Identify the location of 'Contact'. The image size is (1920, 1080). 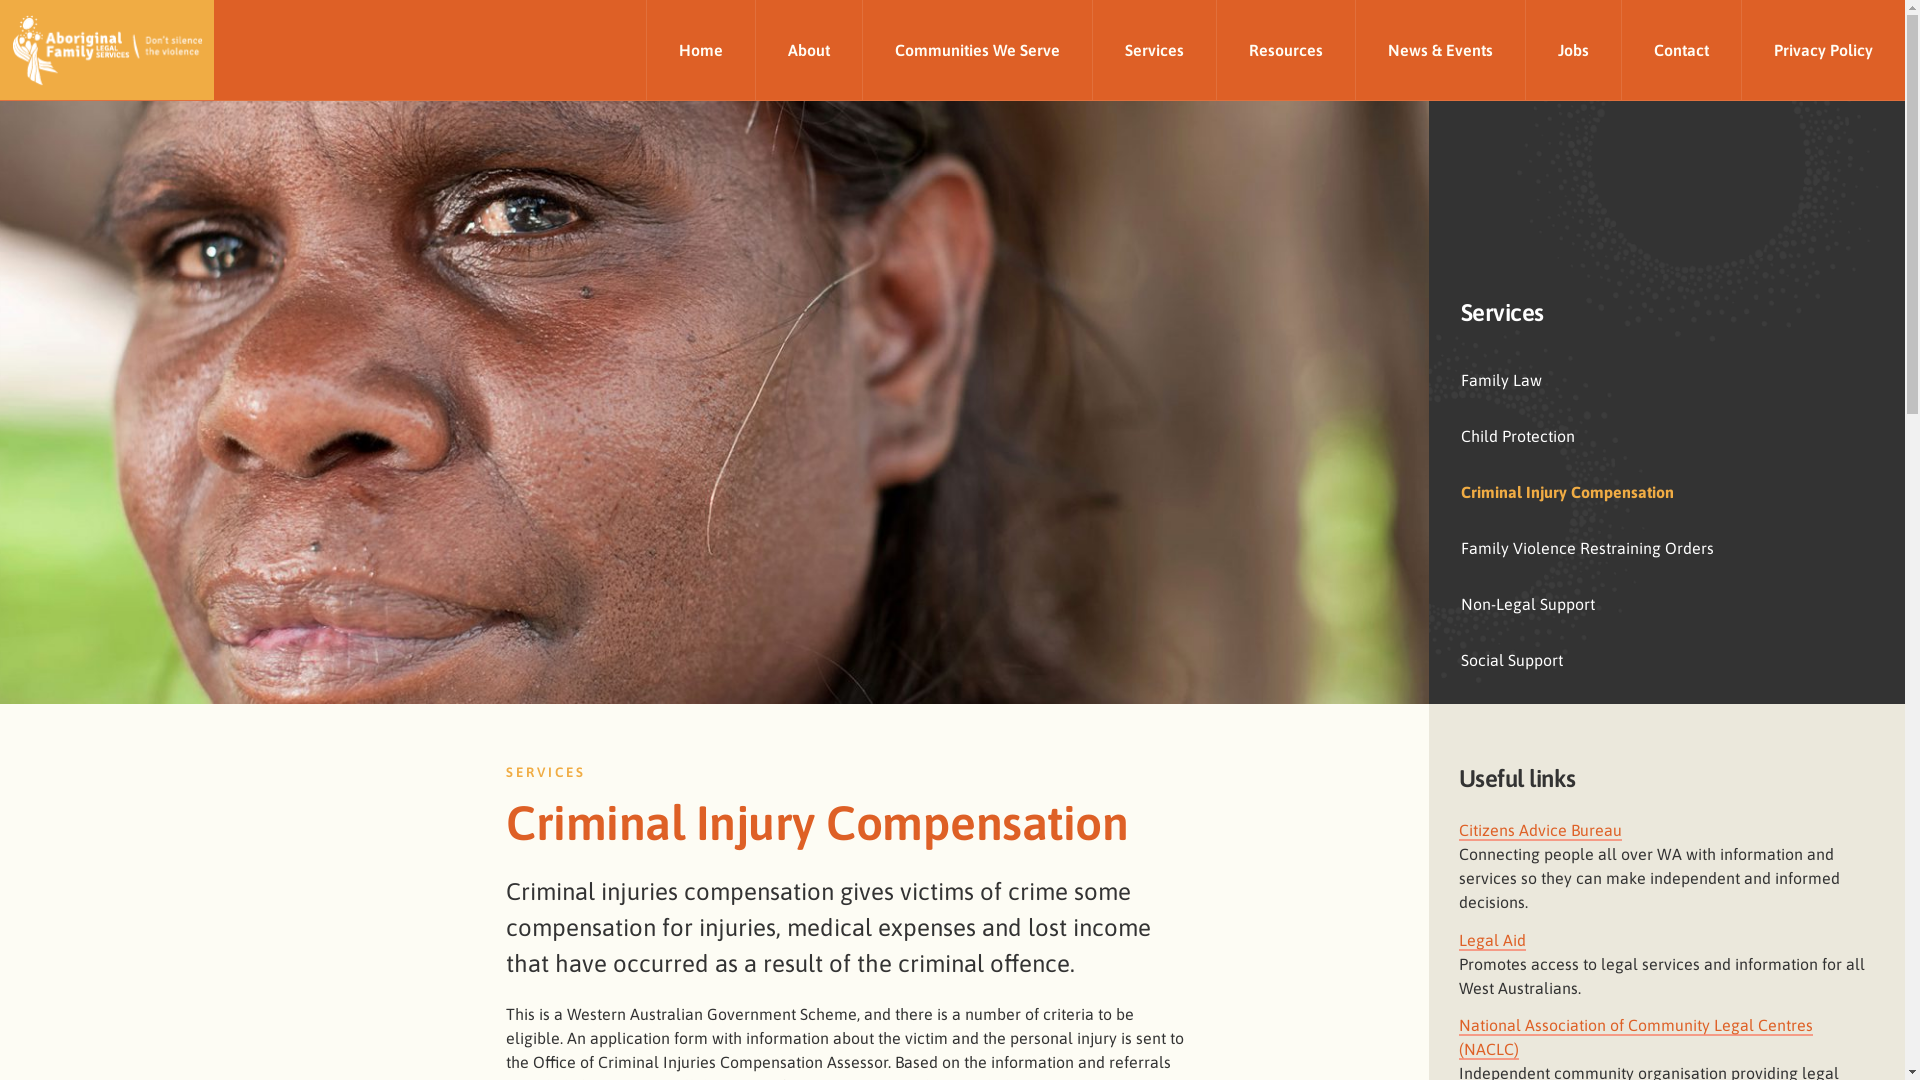
(1680, 49).